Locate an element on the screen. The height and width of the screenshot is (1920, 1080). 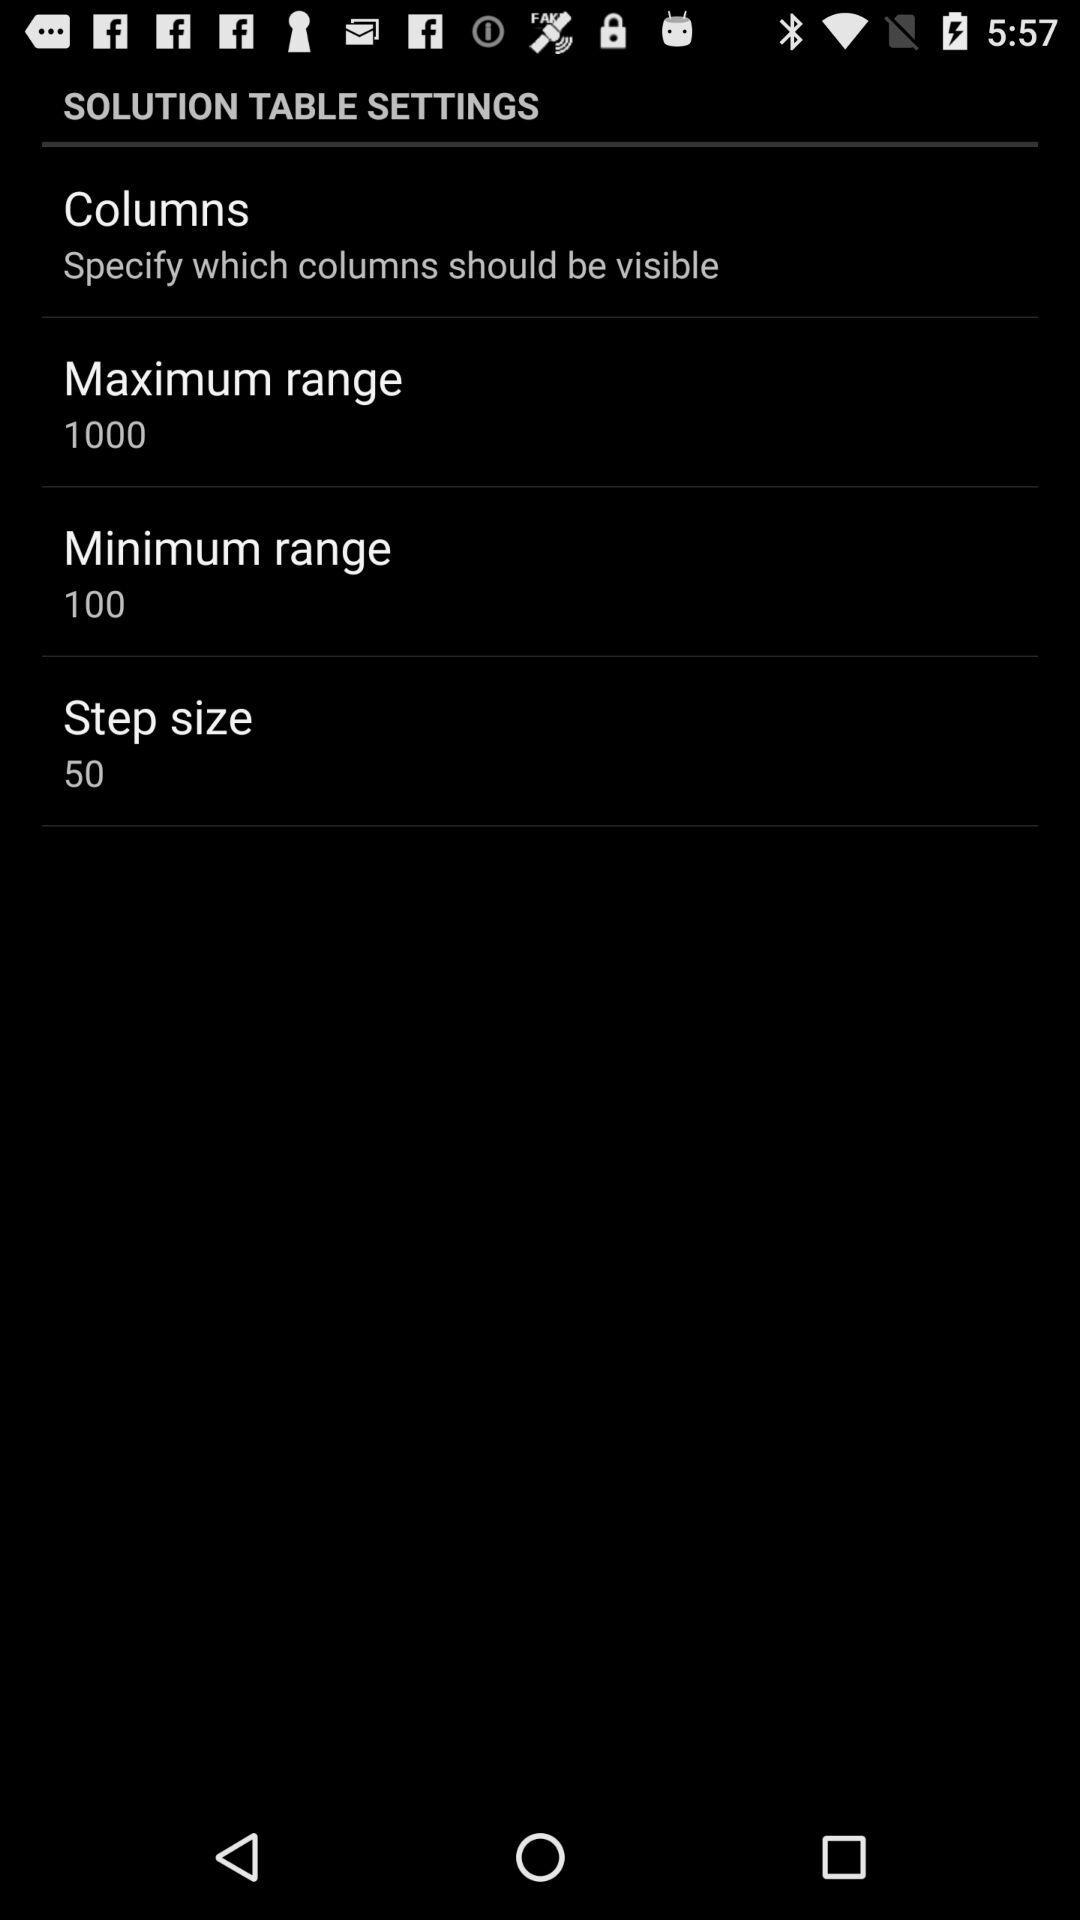
icon below the columns item is located at coordinates (391, 263).